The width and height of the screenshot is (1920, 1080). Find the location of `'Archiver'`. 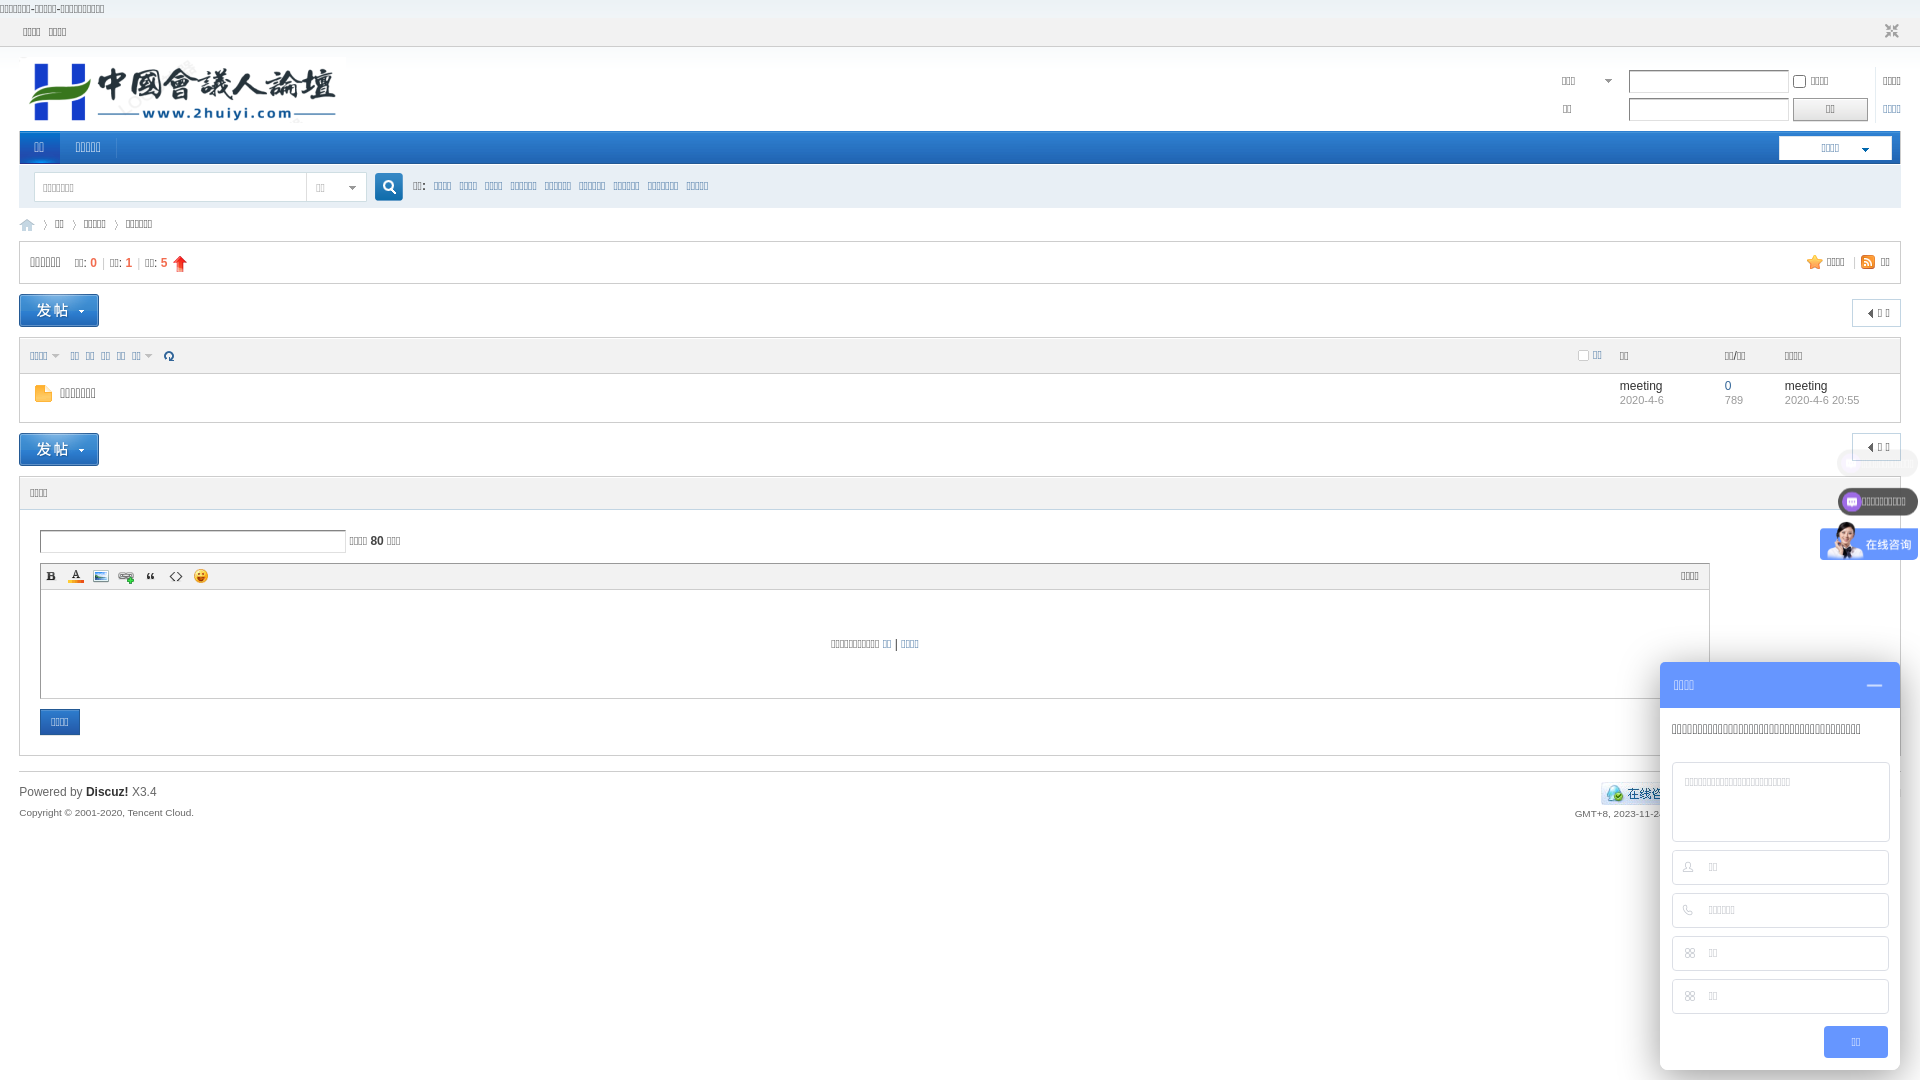

'Archiver' is located at coordinates (1716, 792).